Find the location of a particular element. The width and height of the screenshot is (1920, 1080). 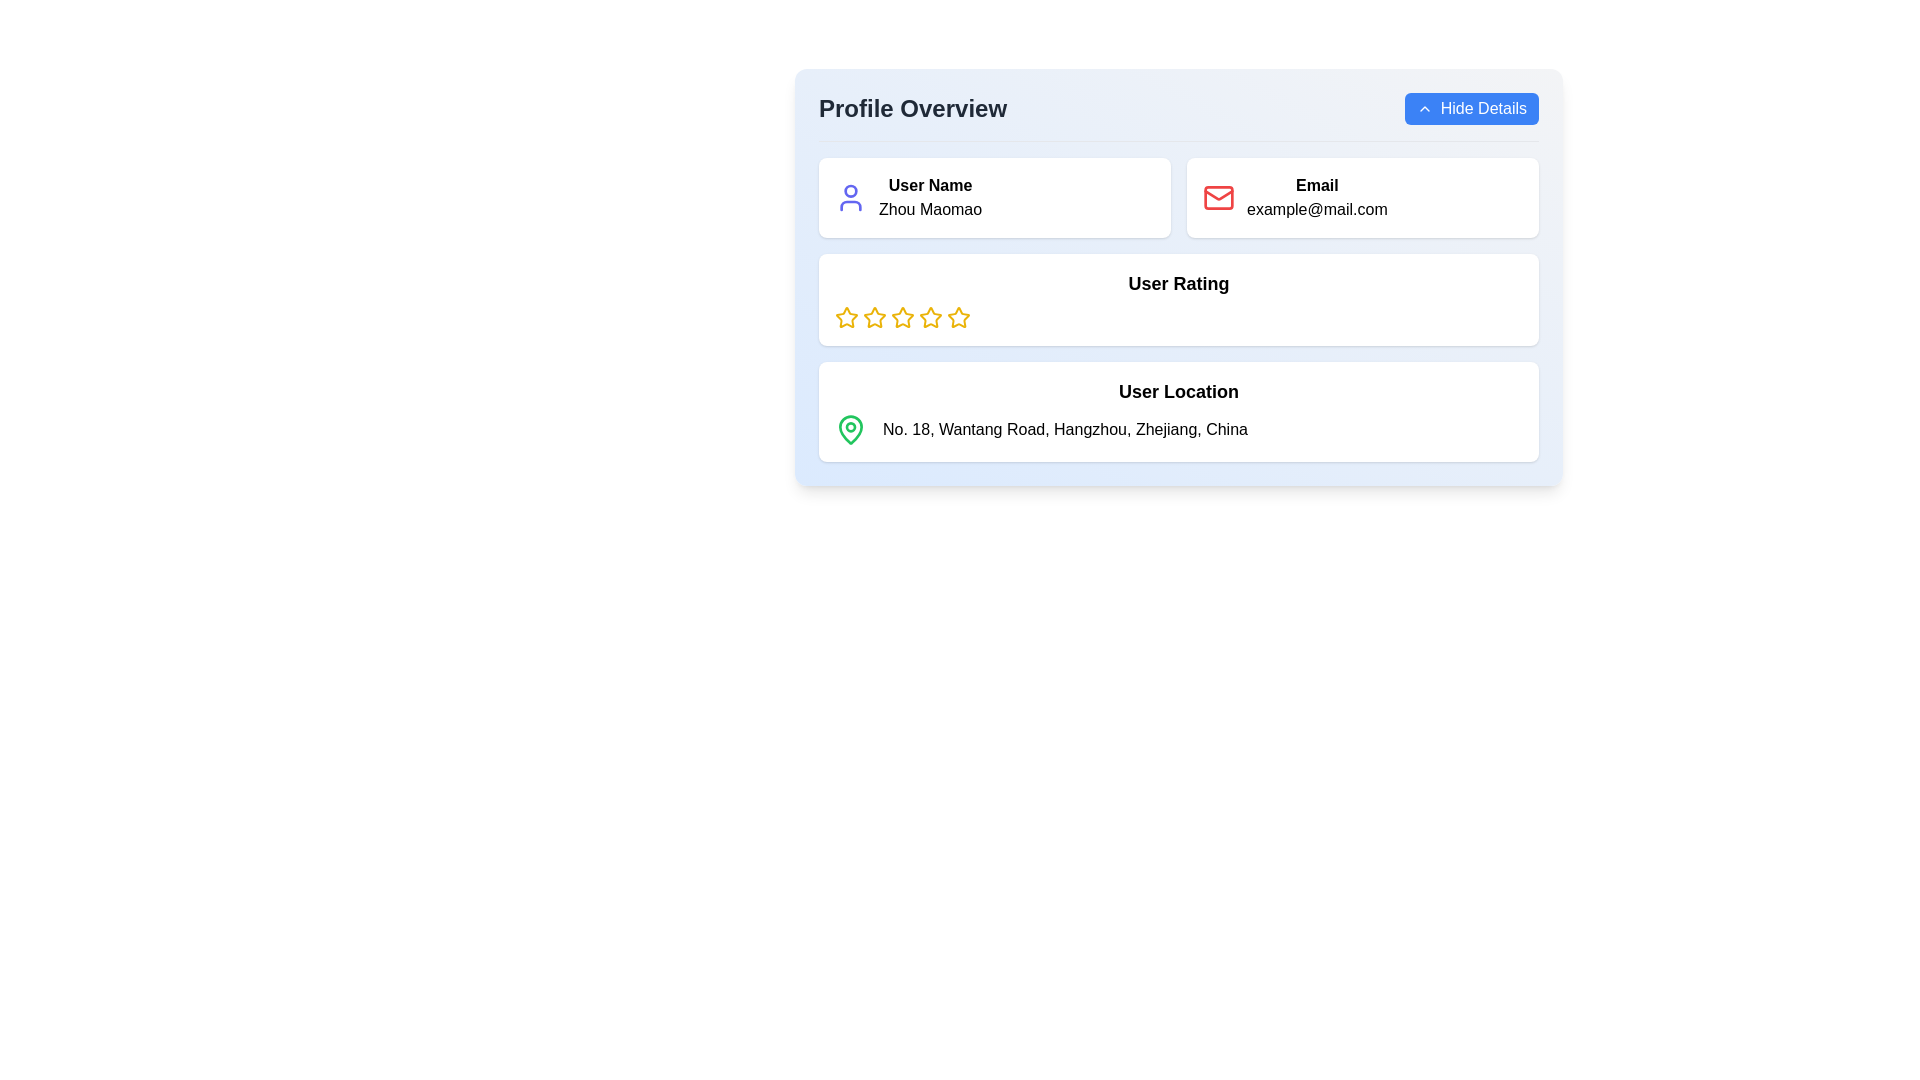

the text label indicating the purpose of the rating section, which is positioned above the star-based rating icons is located at coordinates (1179, 284).